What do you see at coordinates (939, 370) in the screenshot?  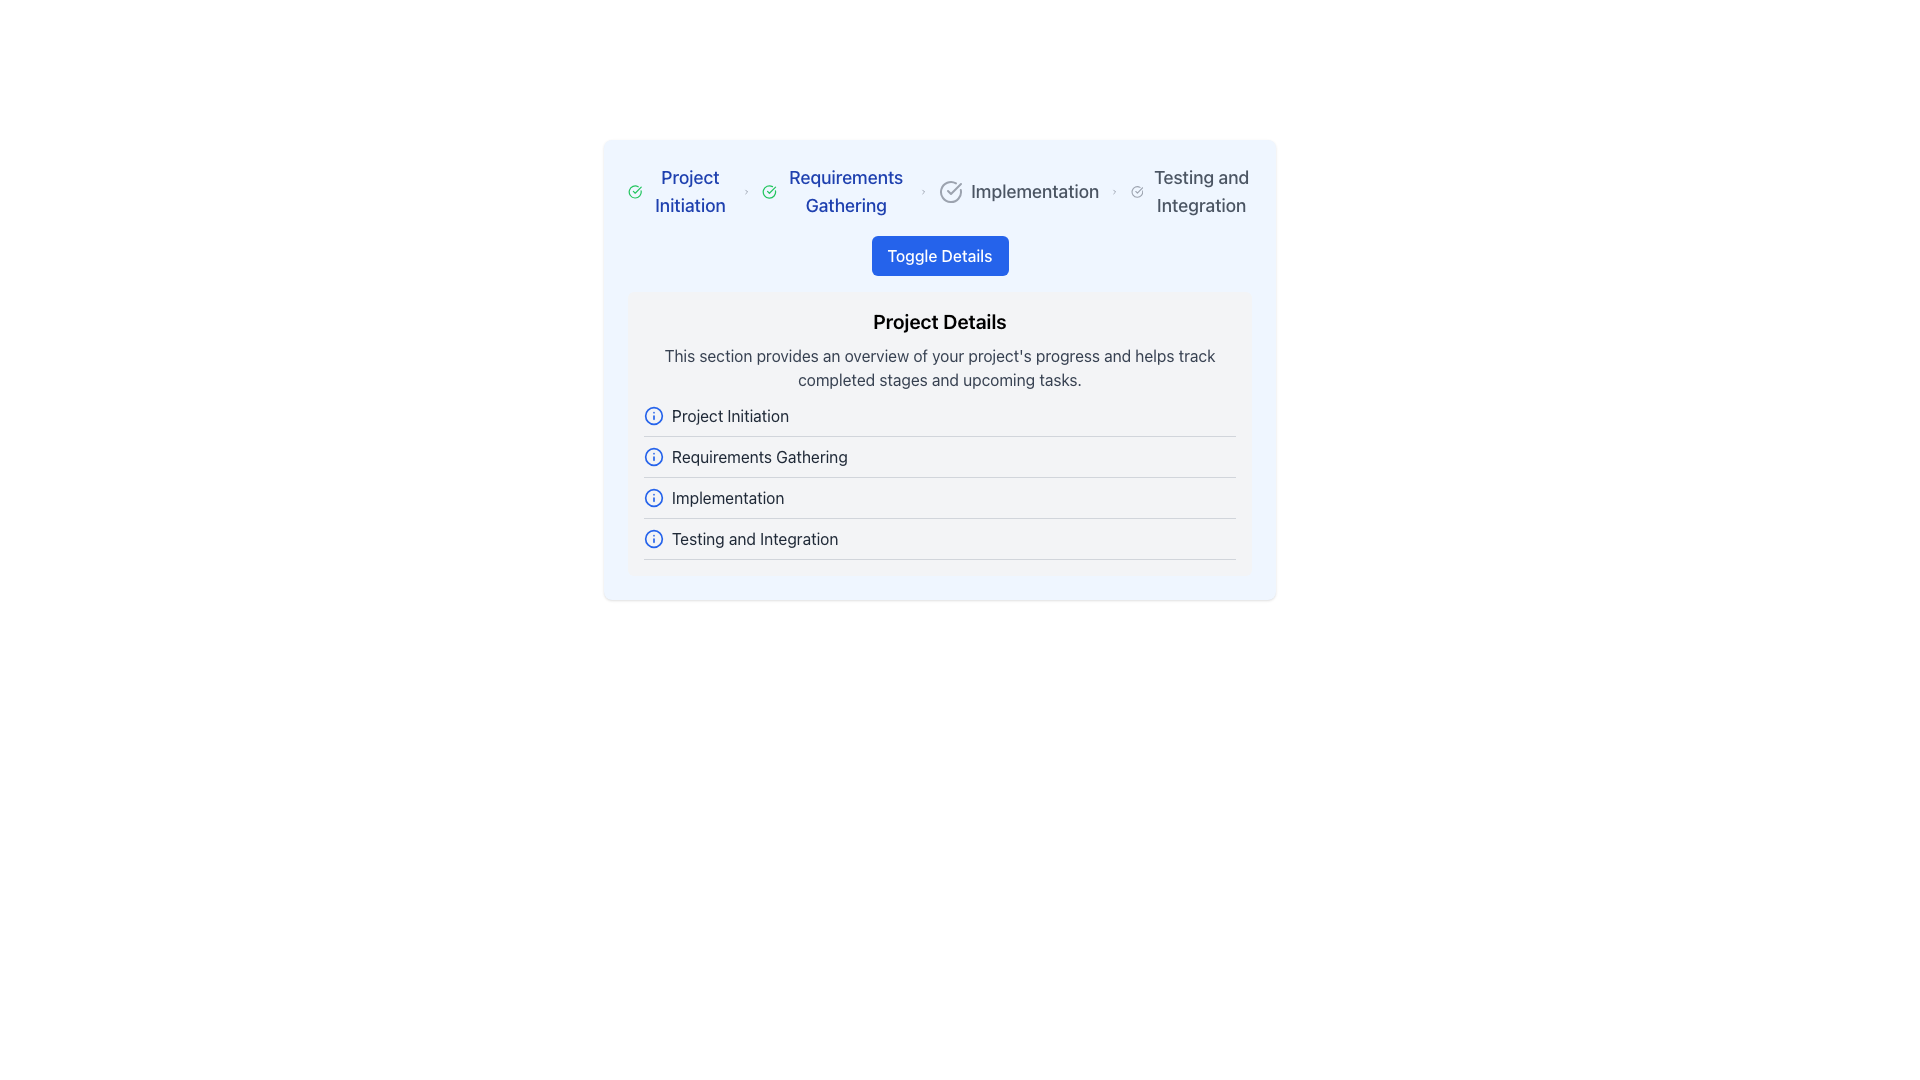 I see `the summary section that displays the project's progress, located centrally below the navigation bar and above the 'Toggle Details' button` at bounding box center [939, 370].